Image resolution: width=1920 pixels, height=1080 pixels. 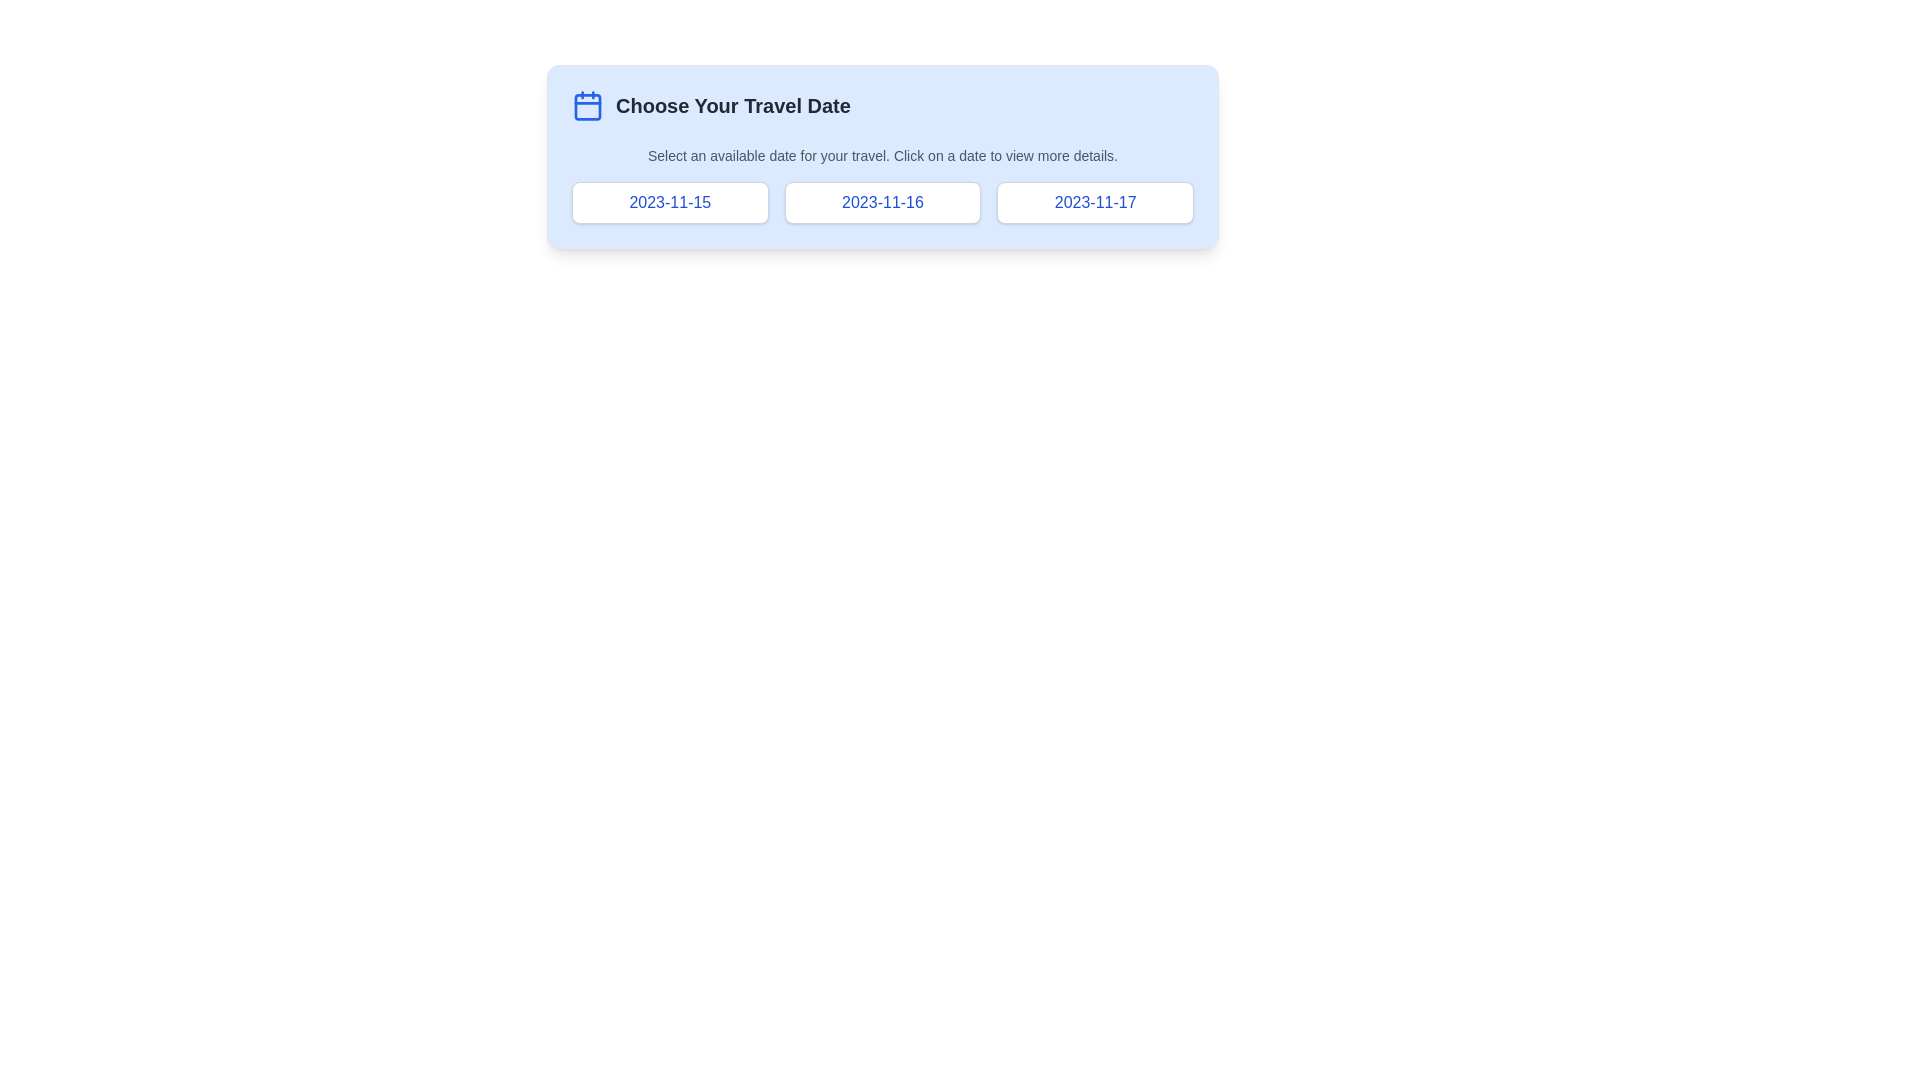 I want to click on the date selection button for 2023-11-16, so click(x=882, y=203).